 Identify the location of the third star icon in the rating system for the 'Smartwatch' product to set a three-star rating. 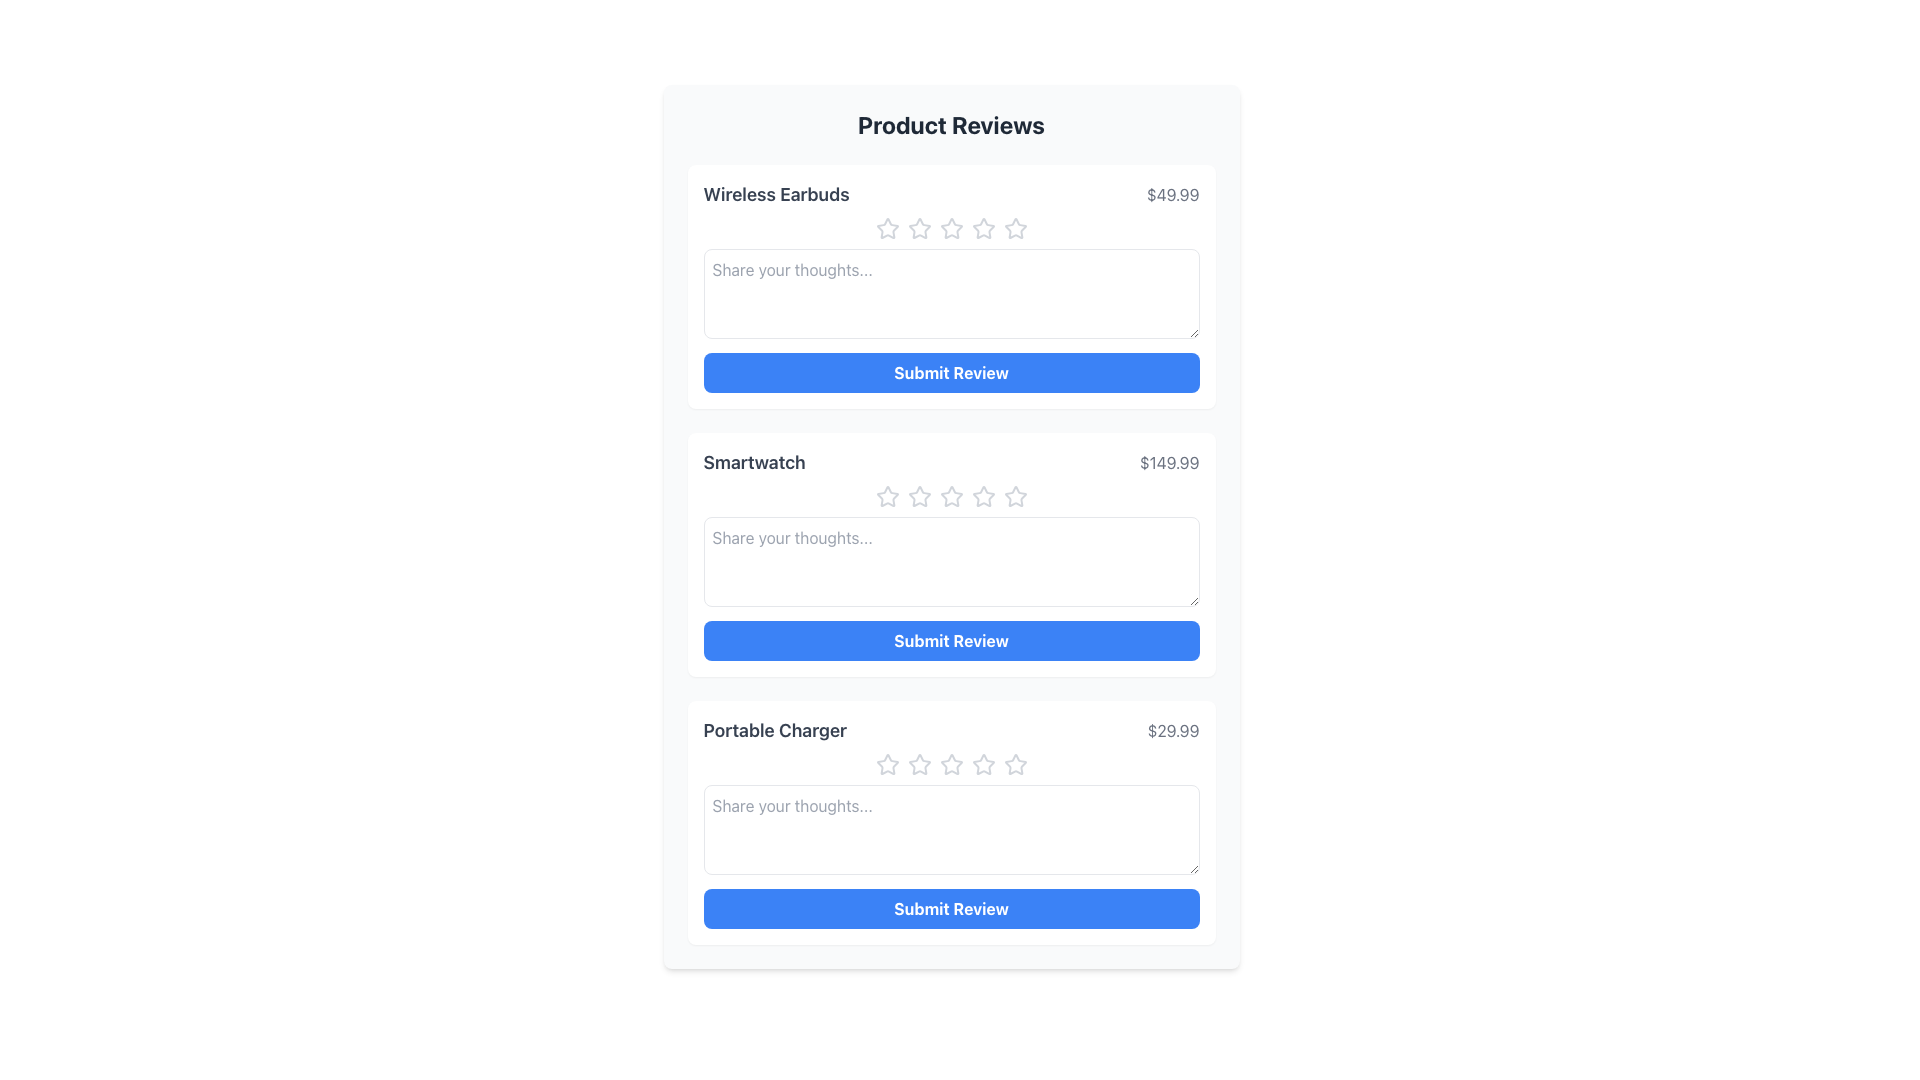
(950, 496).